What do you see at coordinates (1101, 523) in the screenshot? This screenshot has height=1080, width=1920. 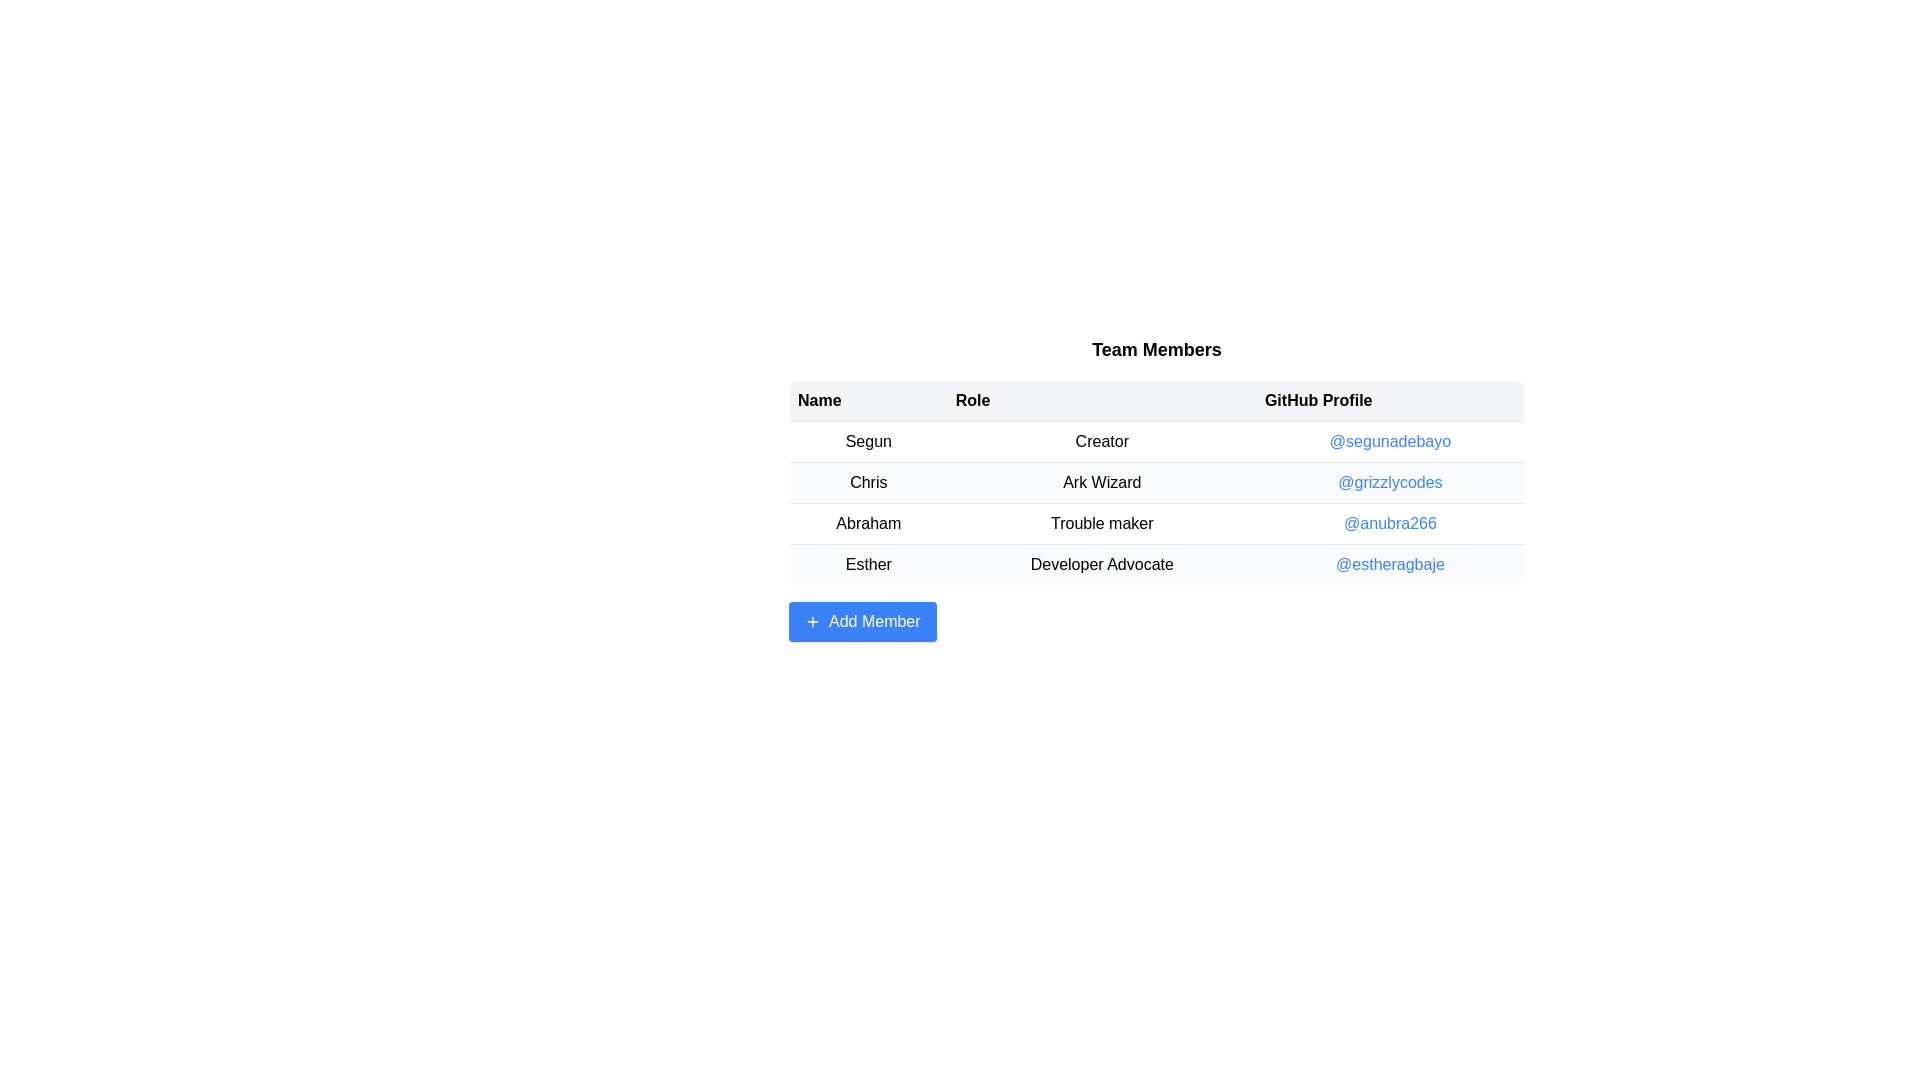 I see `the text label 'Trouble maker' located in the third row of the table under the 'Role' column, associated with the name 'Abraham'` at bounding box center [1101, 523].